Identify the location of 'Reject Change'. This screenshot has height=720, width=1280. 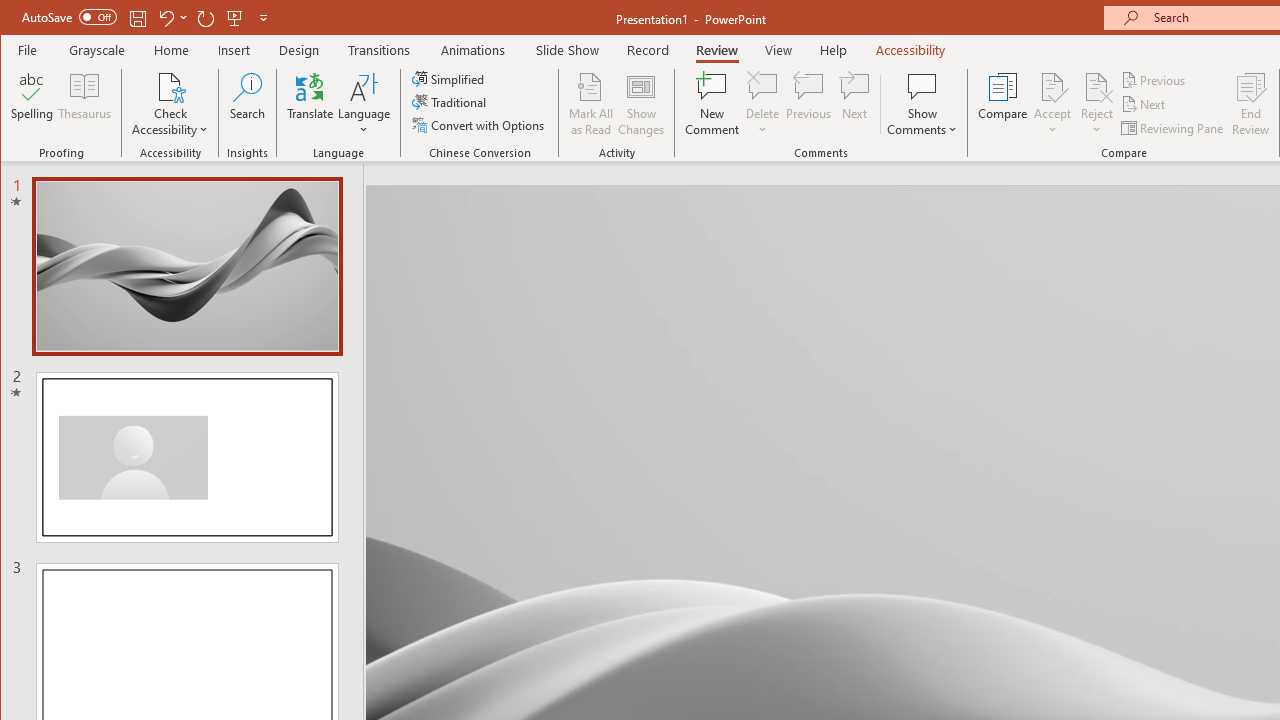
(1095, 85).